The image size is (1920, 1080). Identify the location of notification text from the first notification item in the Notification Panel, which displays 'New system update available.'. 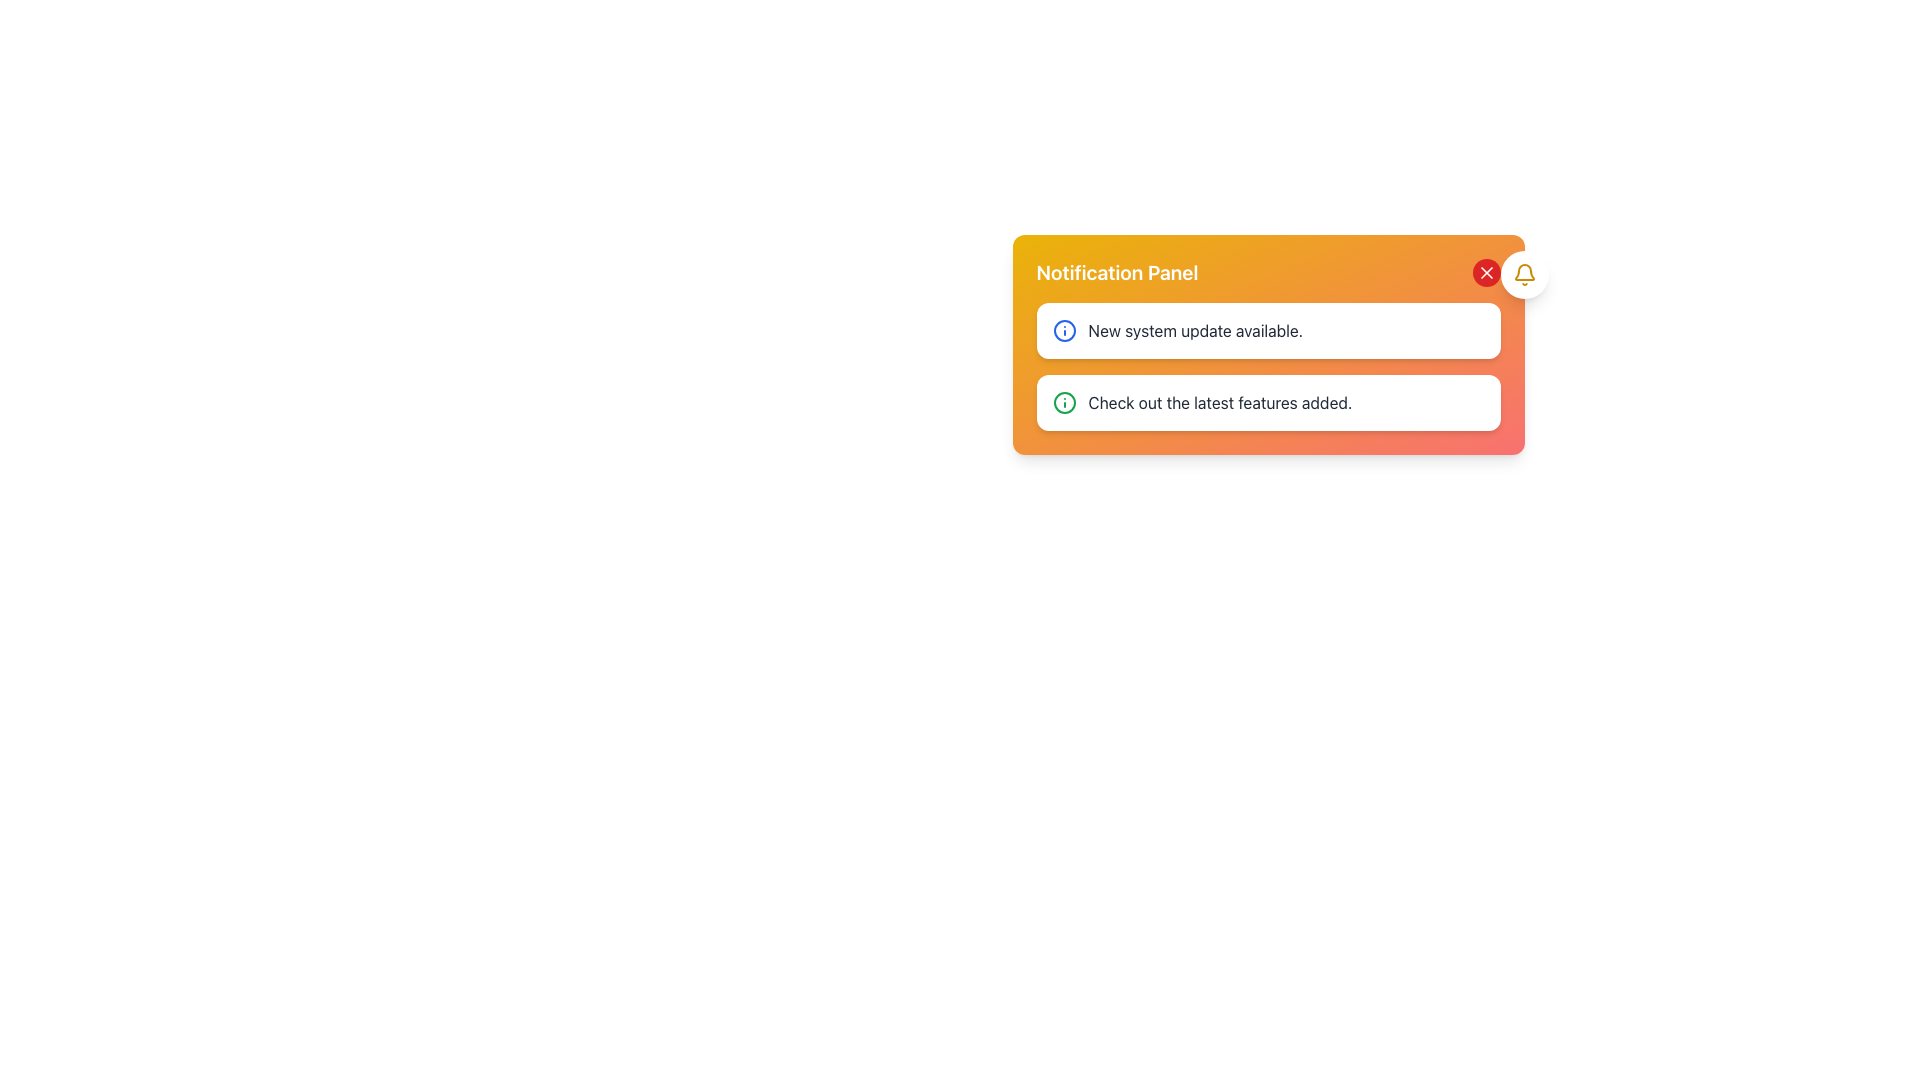
(1267, 330).